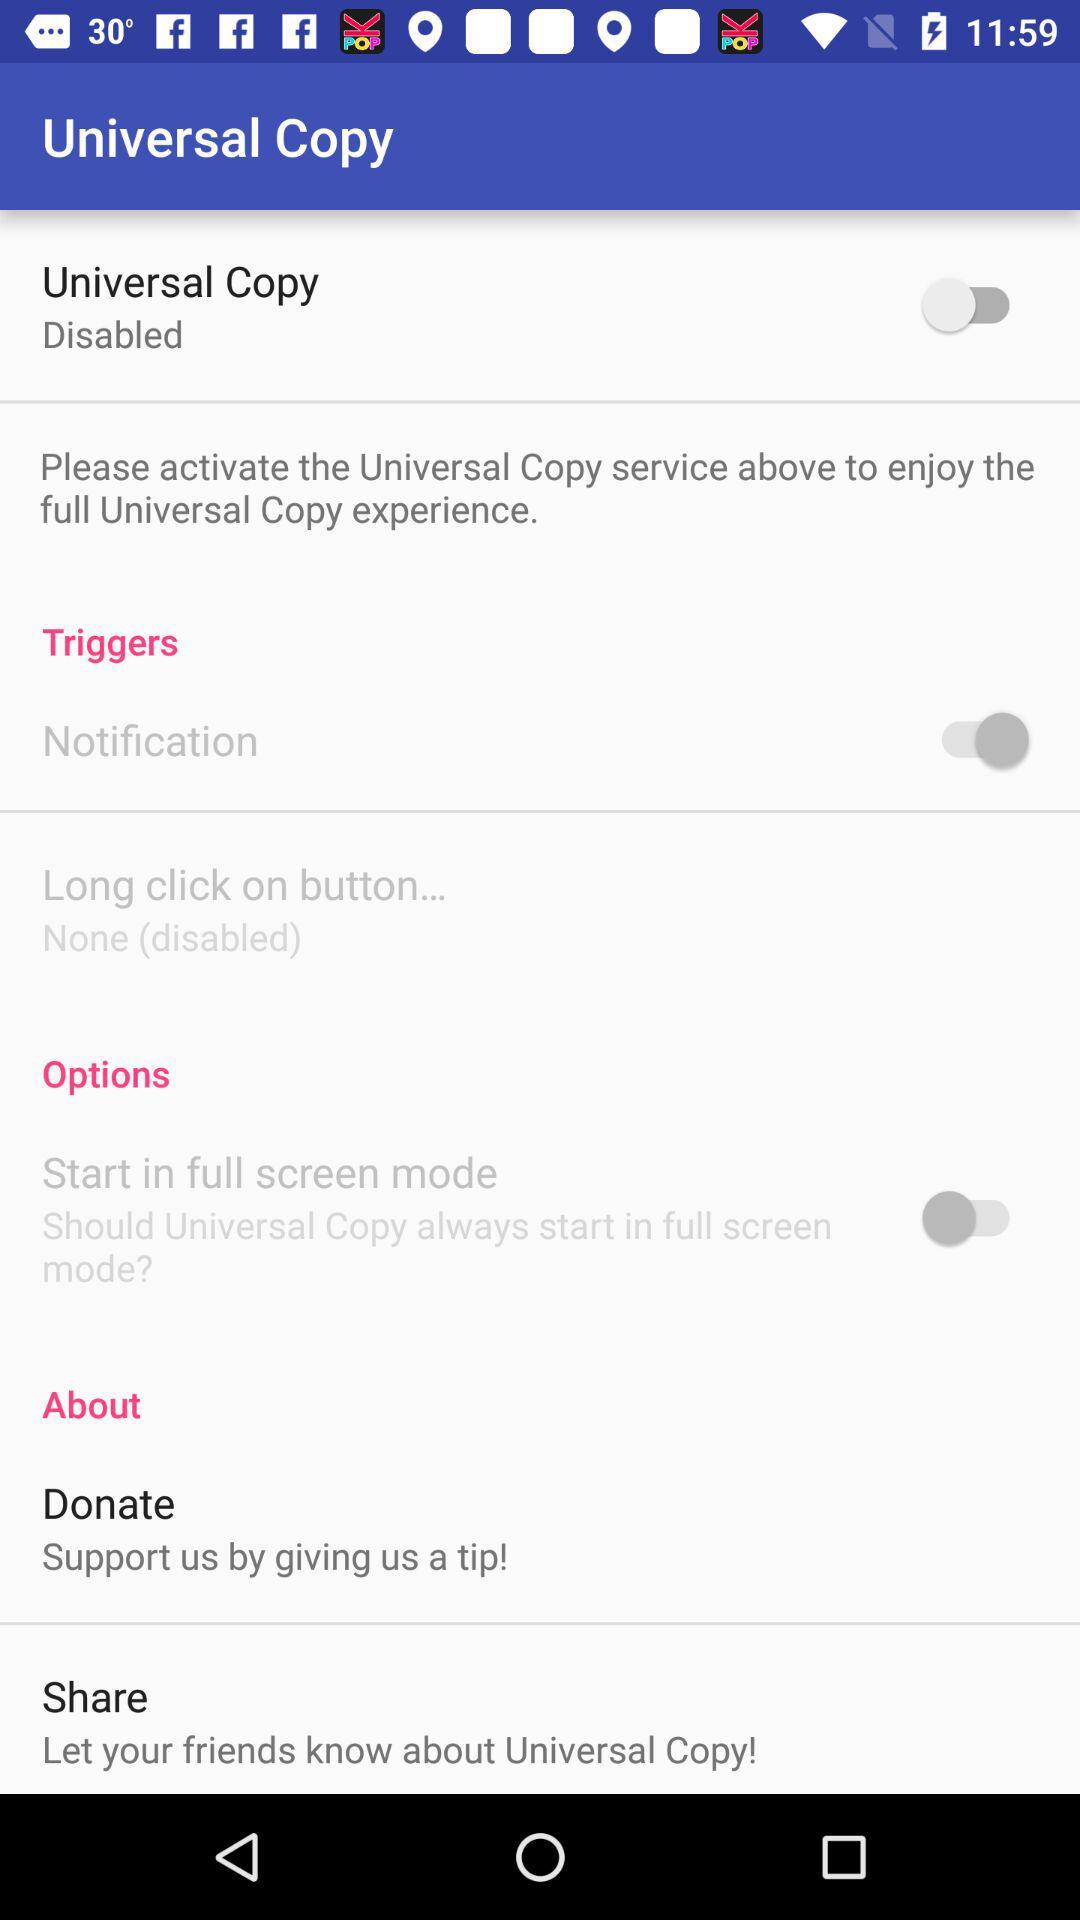 The image size is (1080, 1920). Describe the element at coordinates (537, 487) in the screenshot. I see `icon above the triggers` at that location.